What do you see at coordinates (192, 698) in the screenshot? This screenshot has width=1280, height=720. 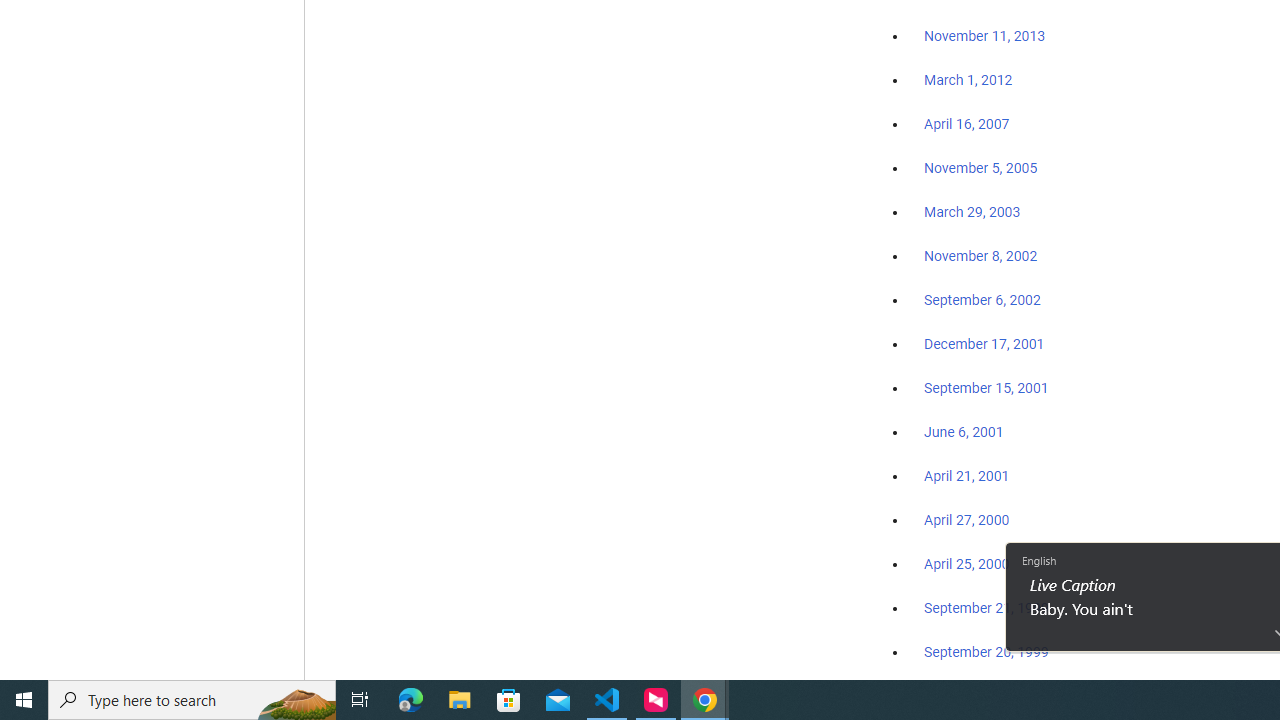 I see `'Type here to search'` at bounding box center [192, 698].